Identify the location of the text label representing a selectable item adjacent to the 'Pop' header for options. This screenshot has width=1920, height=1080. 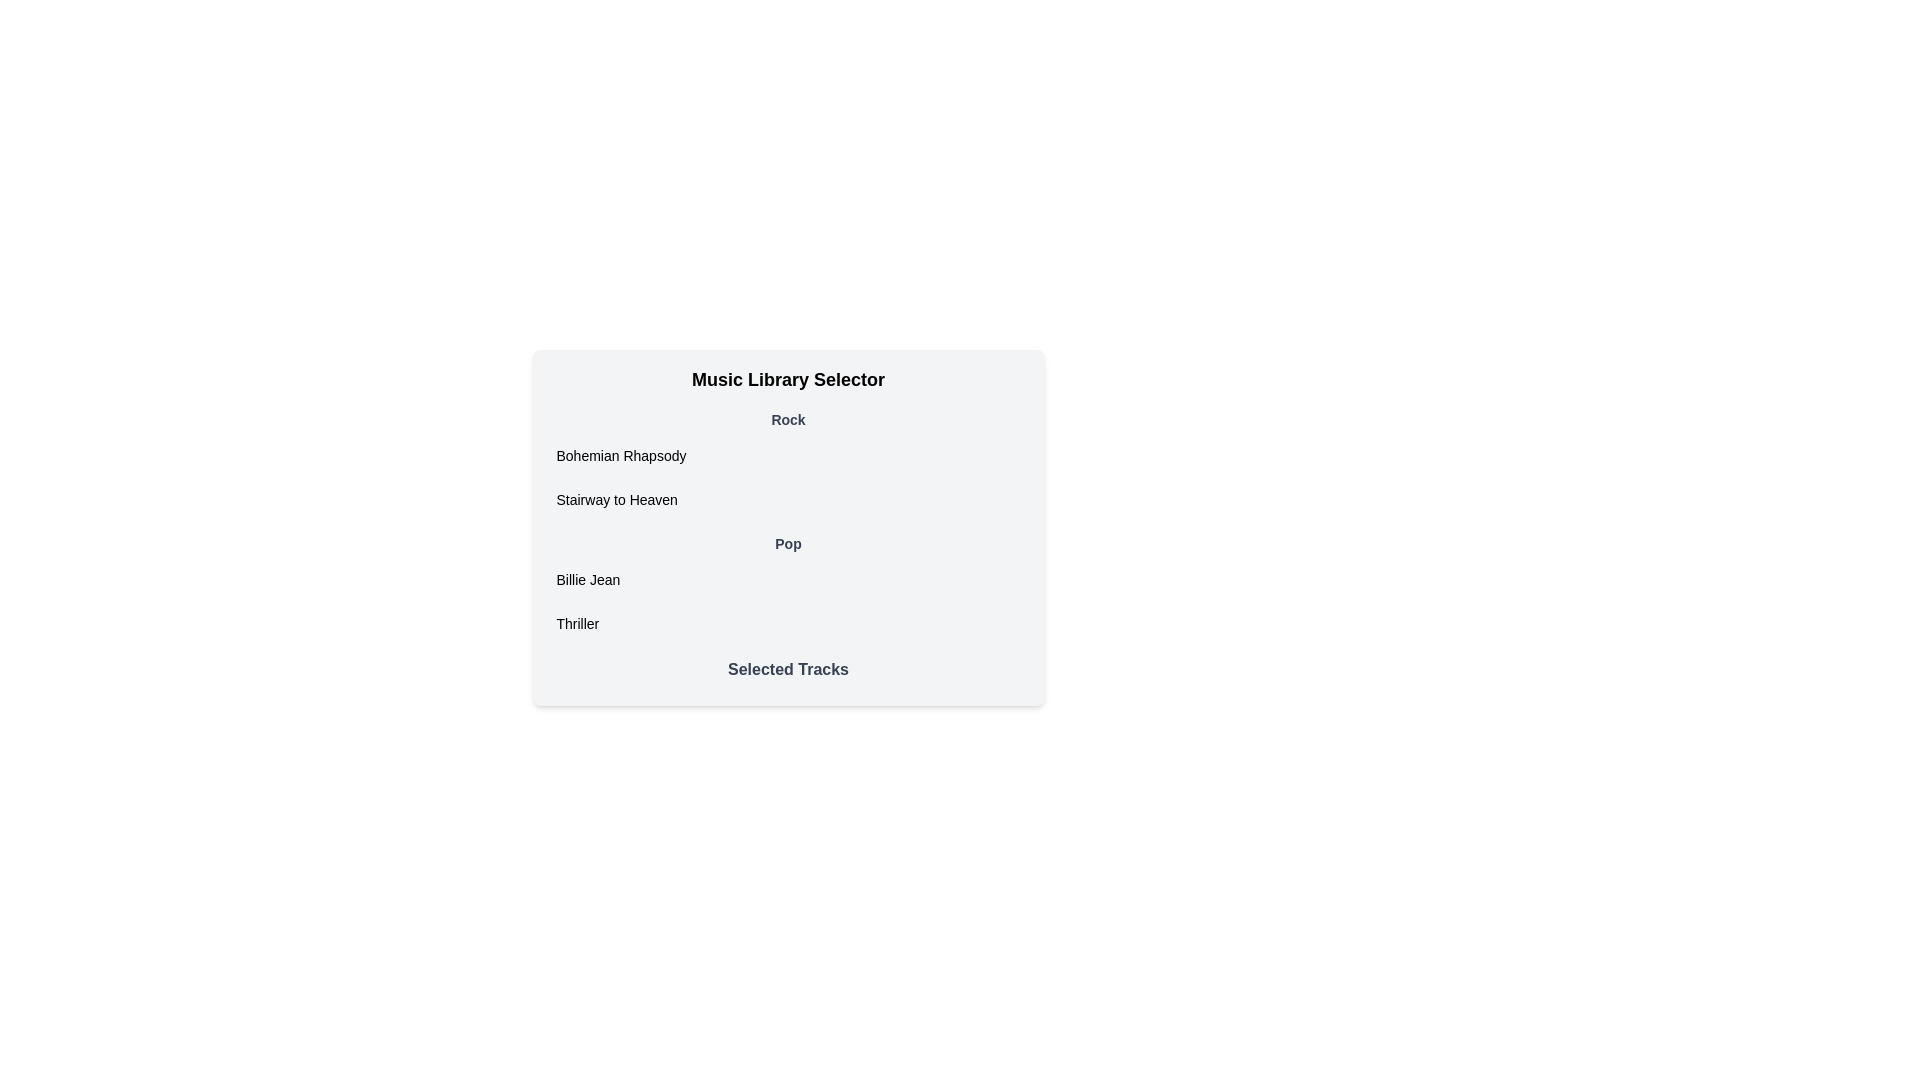
(576, 623).